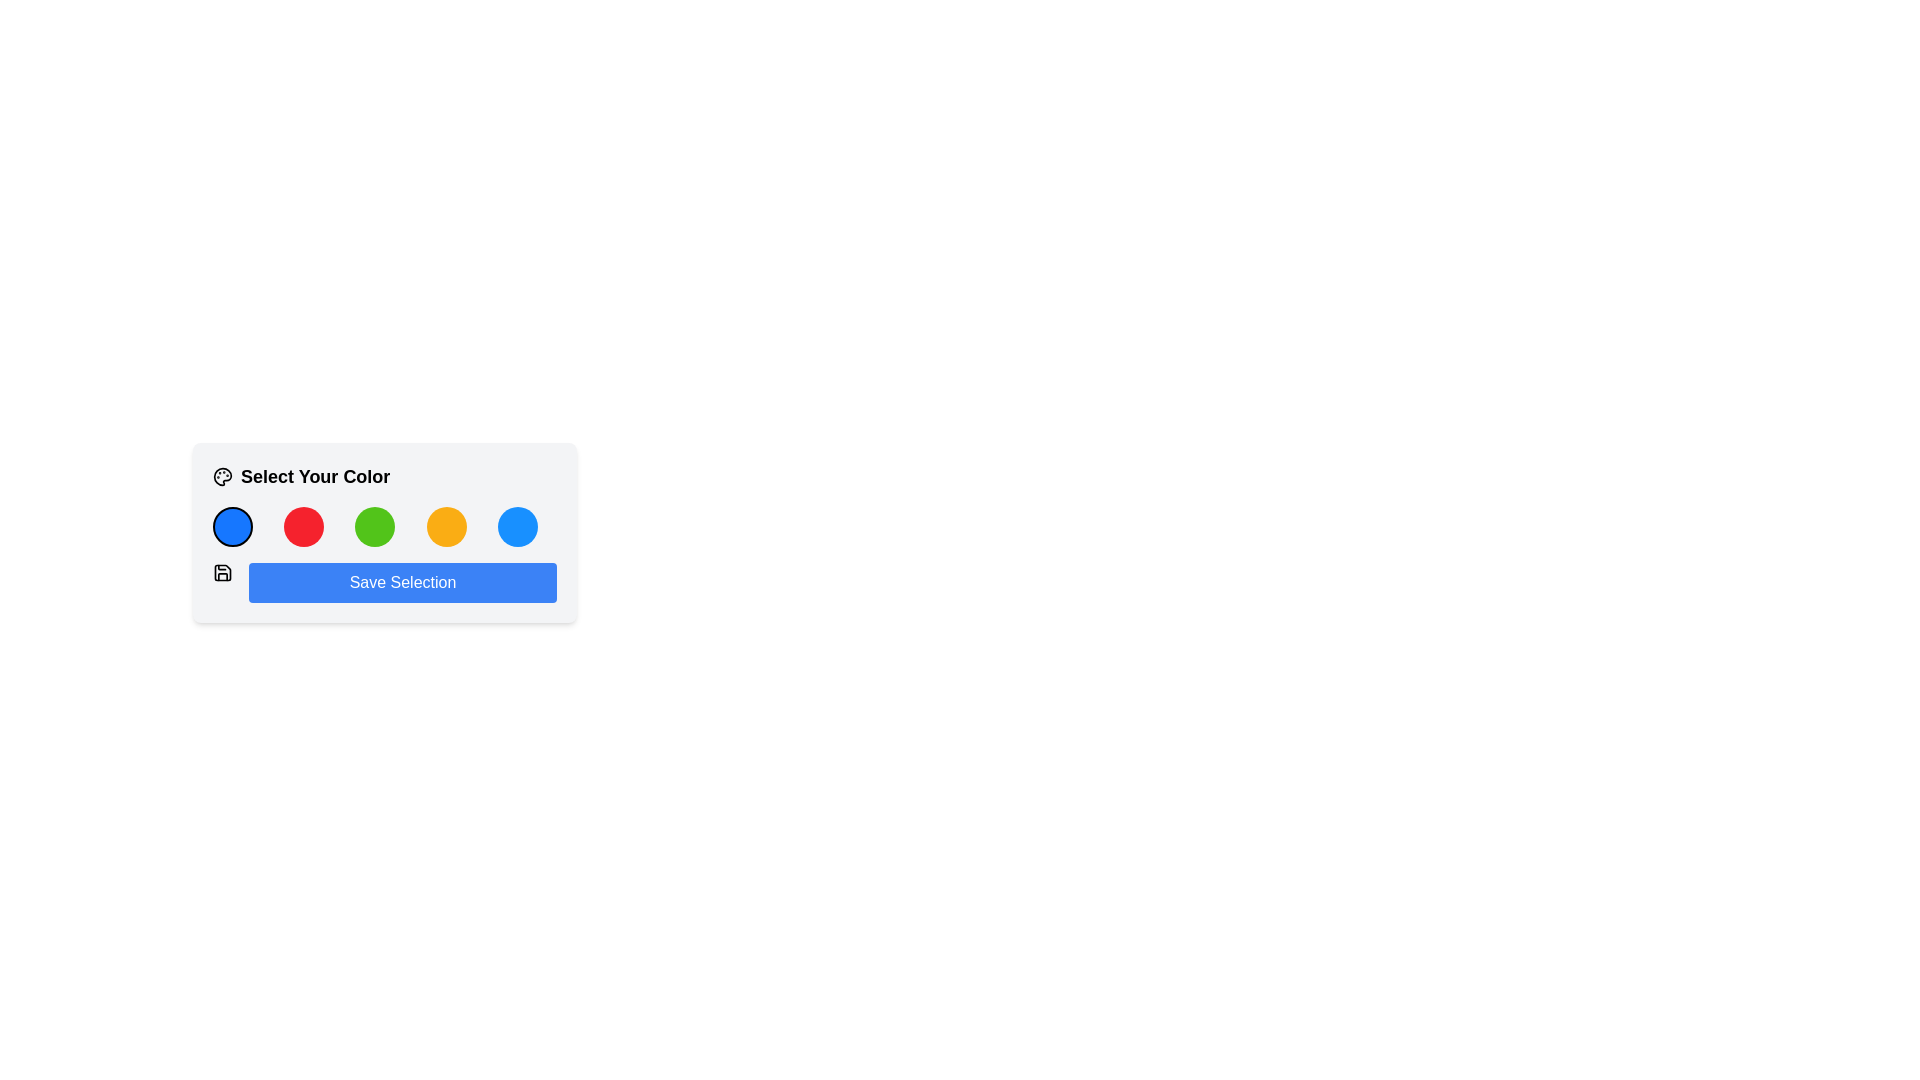 The image size is (1920, 1080). I want to click on the painter's palette icon located adjacent to the 'Select Your Color' text for color selection, so click(222, 477).